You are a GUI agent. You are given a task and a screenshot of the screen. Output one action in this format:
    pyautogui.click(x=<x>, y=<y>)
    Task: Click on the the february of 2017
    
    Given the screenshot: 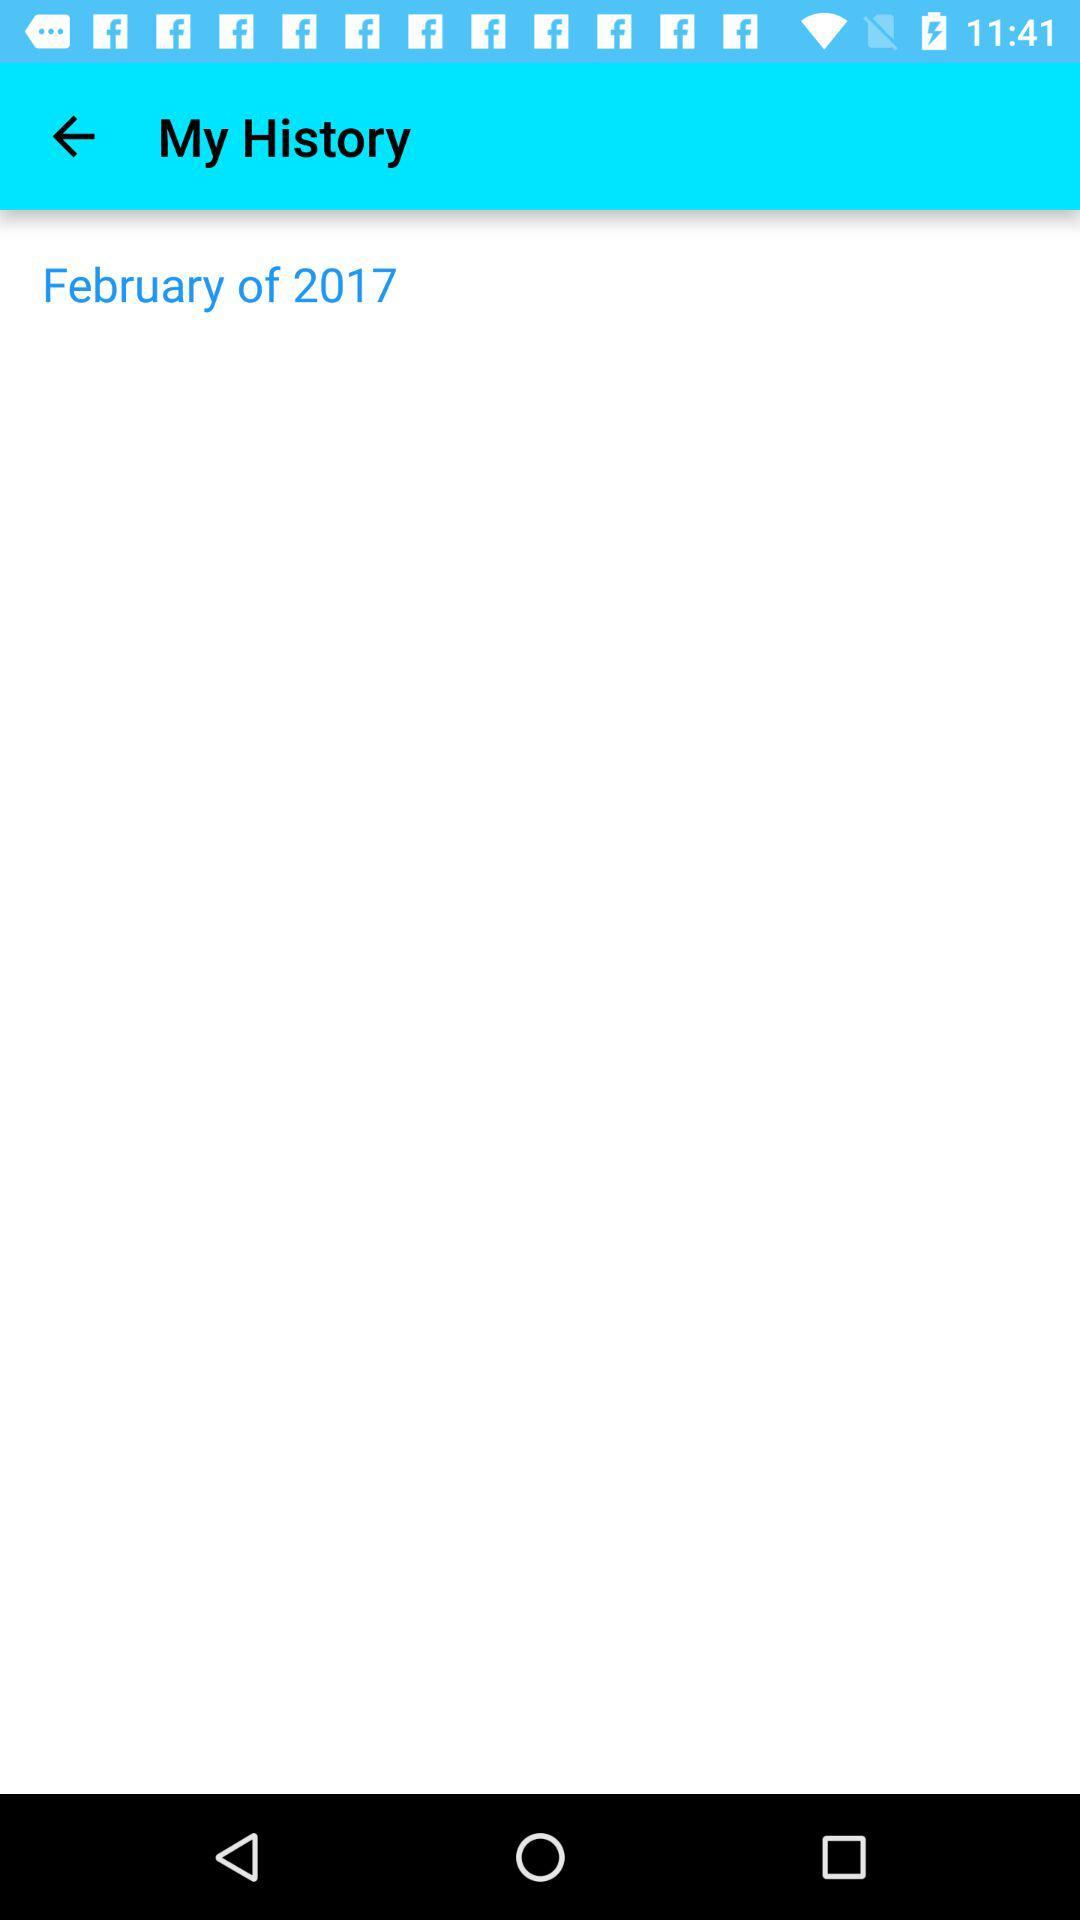 What is the action you would take?
    pyautogui.click(x=219, y=282)
    